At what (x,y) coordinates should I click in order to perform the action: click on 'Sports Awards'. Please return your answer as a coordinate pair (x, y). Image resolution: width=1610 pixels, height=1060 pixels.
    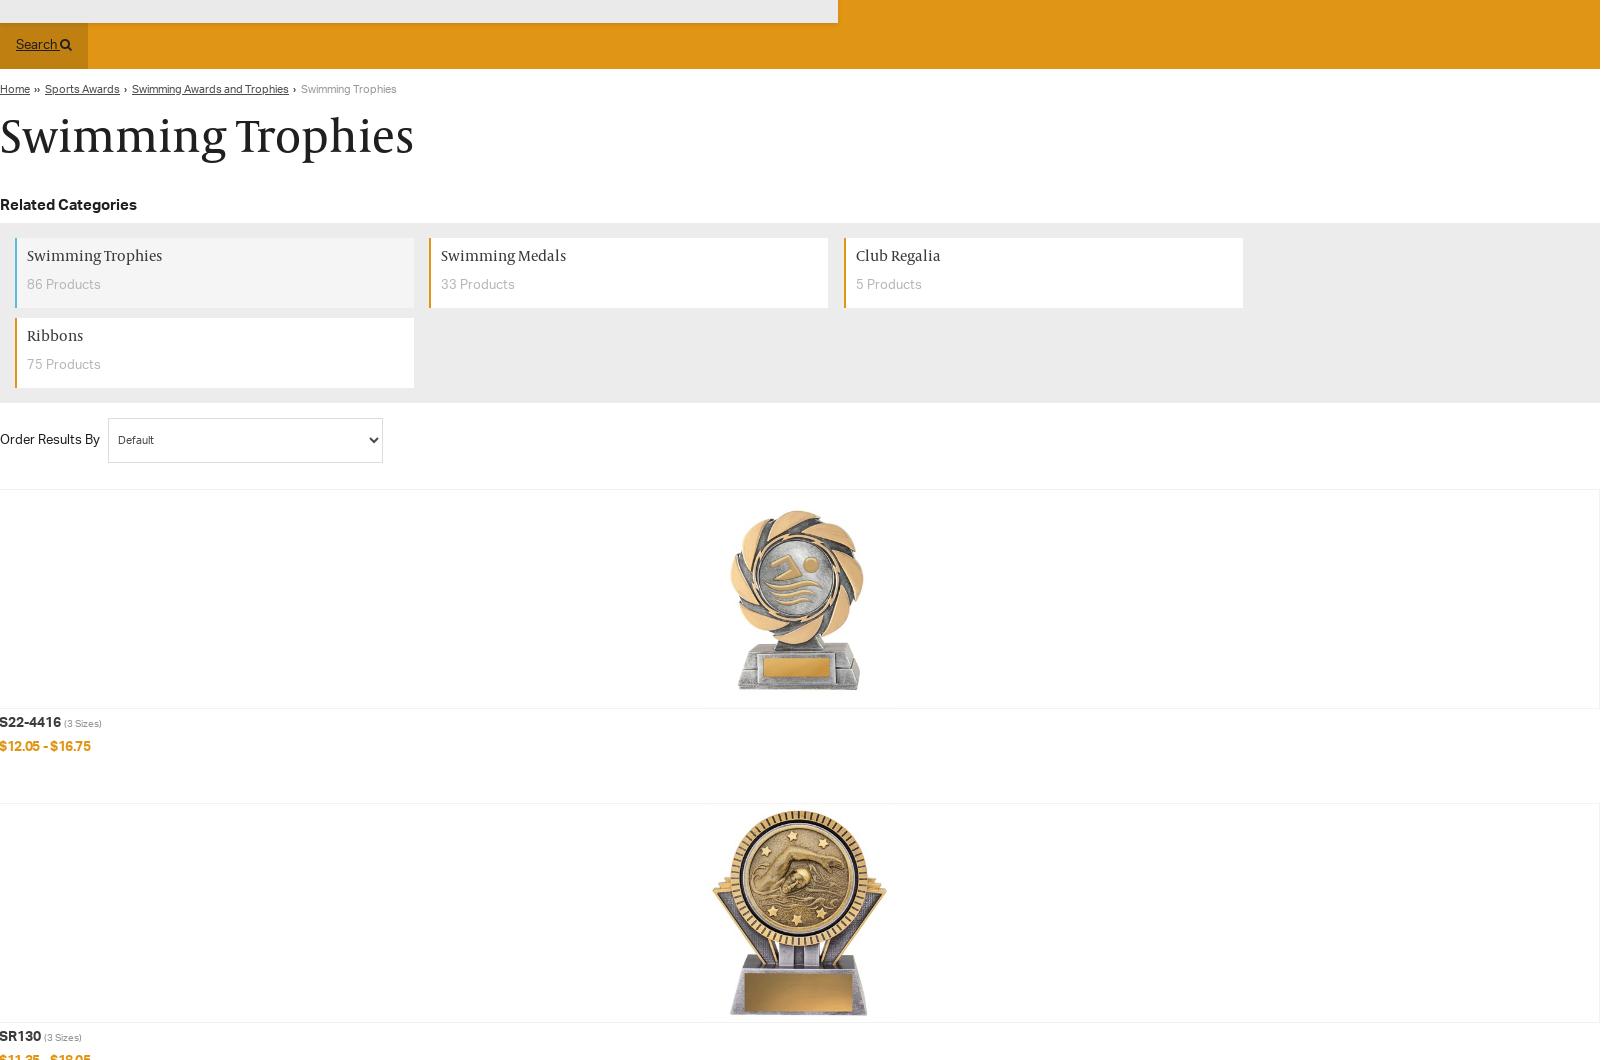
    Looking at the image, I should click on (45, 88).